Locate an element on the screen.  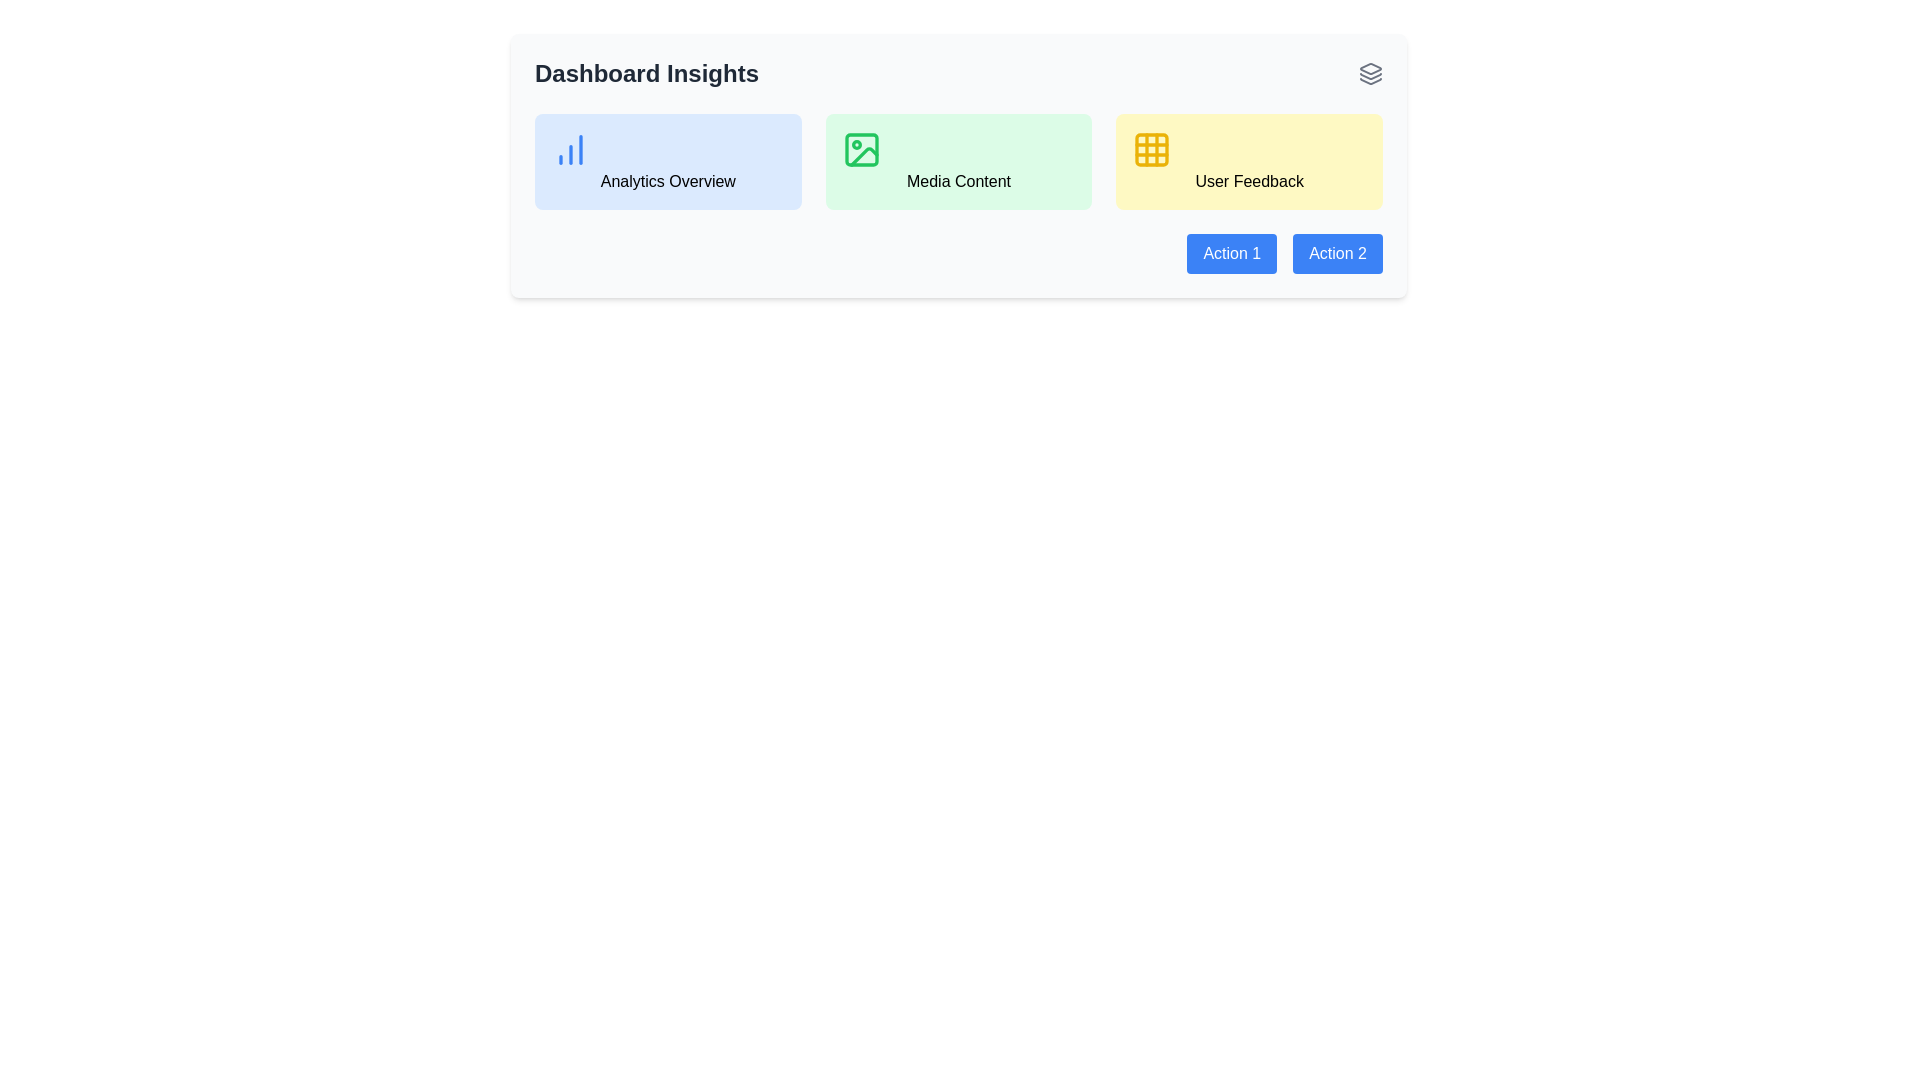
the 'Action 1' button located at the bottom-right corner of the 'Dashboard Insights' section is located at coordinates (1231, 253).